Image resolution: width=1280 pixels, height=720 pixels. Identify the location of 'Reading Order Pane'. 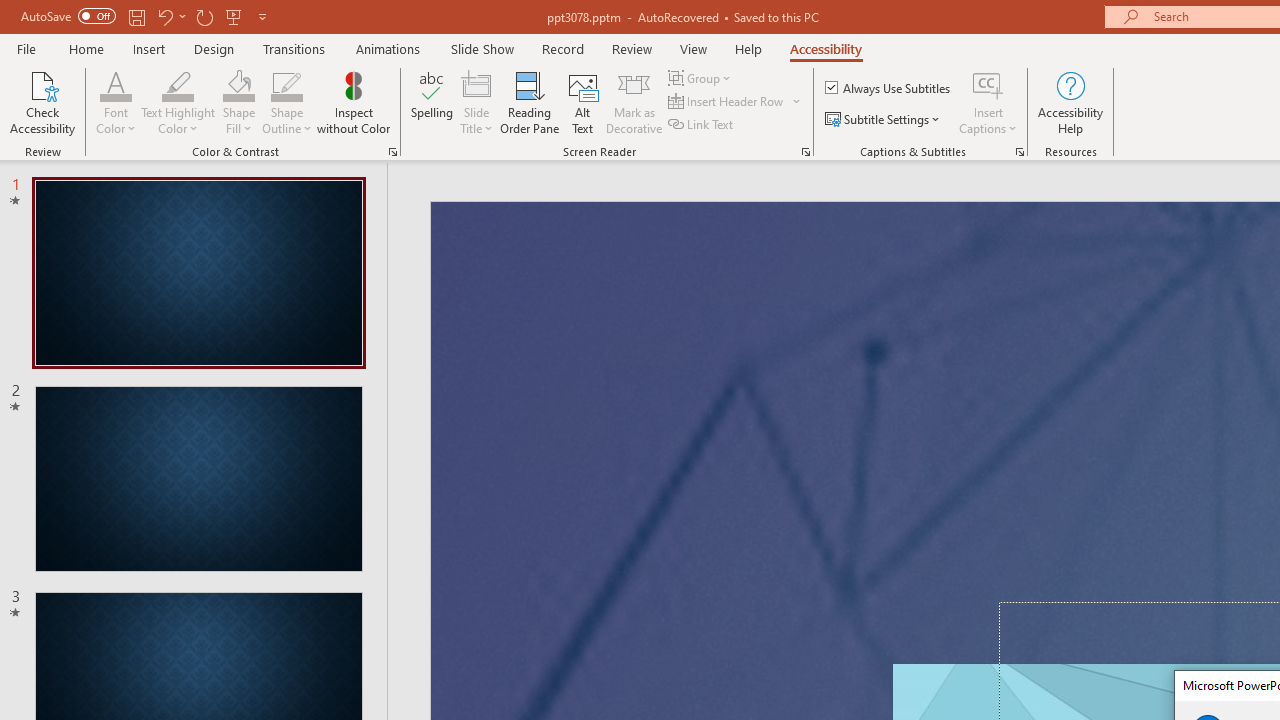
(529, 103).